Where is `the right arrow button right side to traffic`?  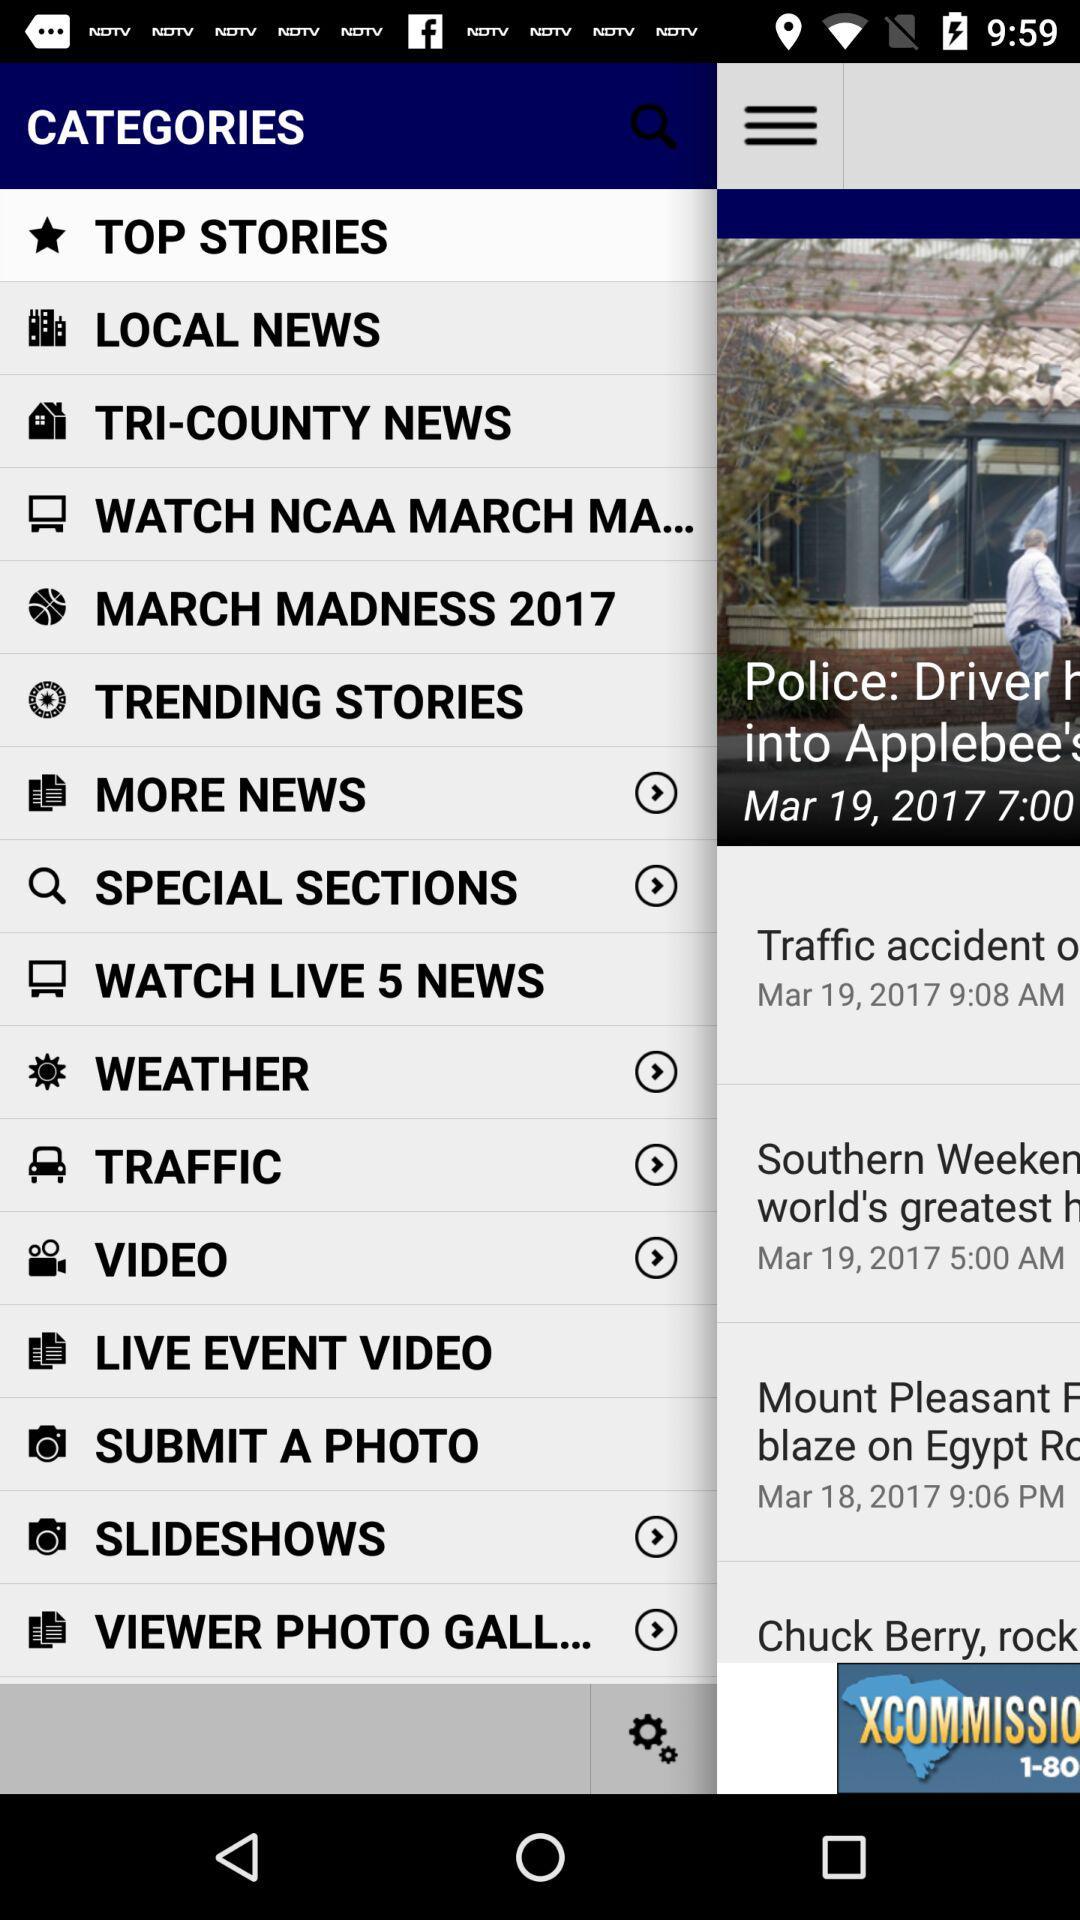
the right arrow button right side to traffic is located at coordinates (655, 1165).